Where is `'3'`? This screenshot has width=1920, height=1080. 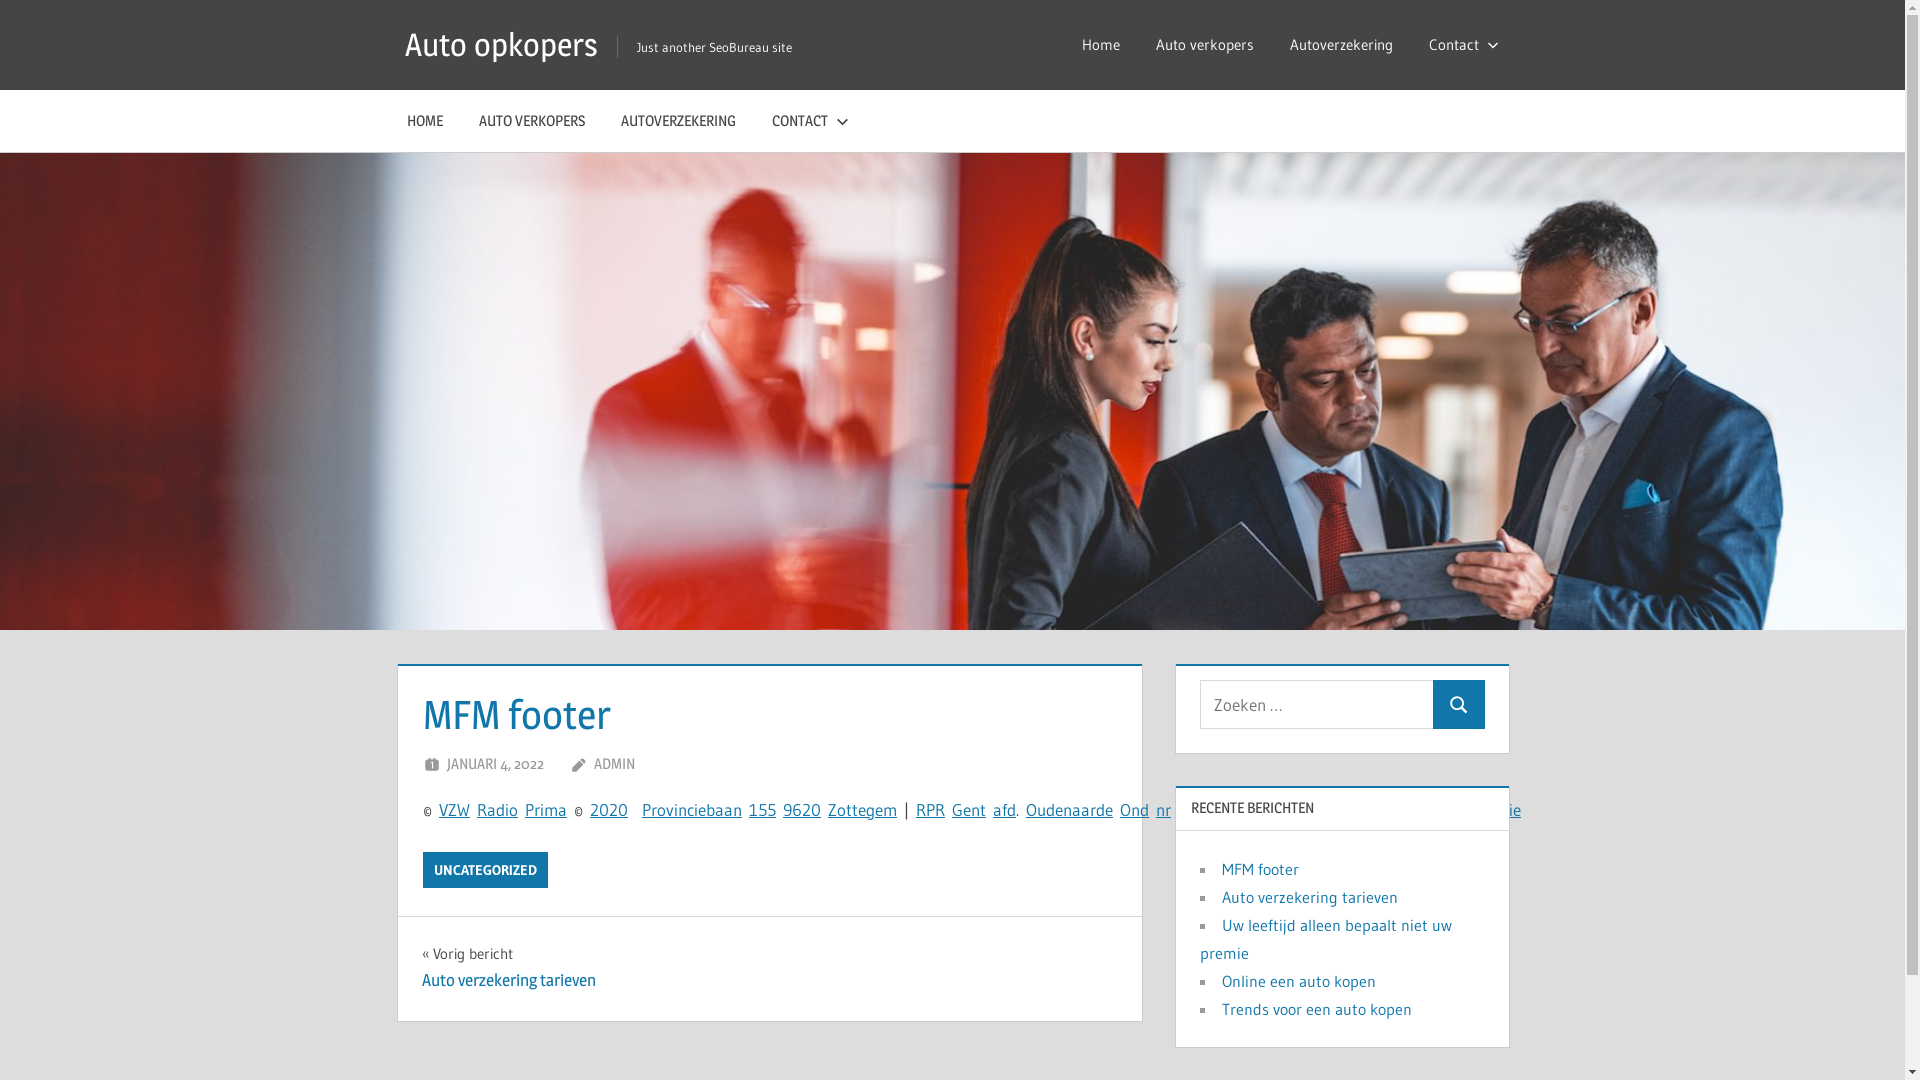
'3' is located at coordinates (1209, 808).